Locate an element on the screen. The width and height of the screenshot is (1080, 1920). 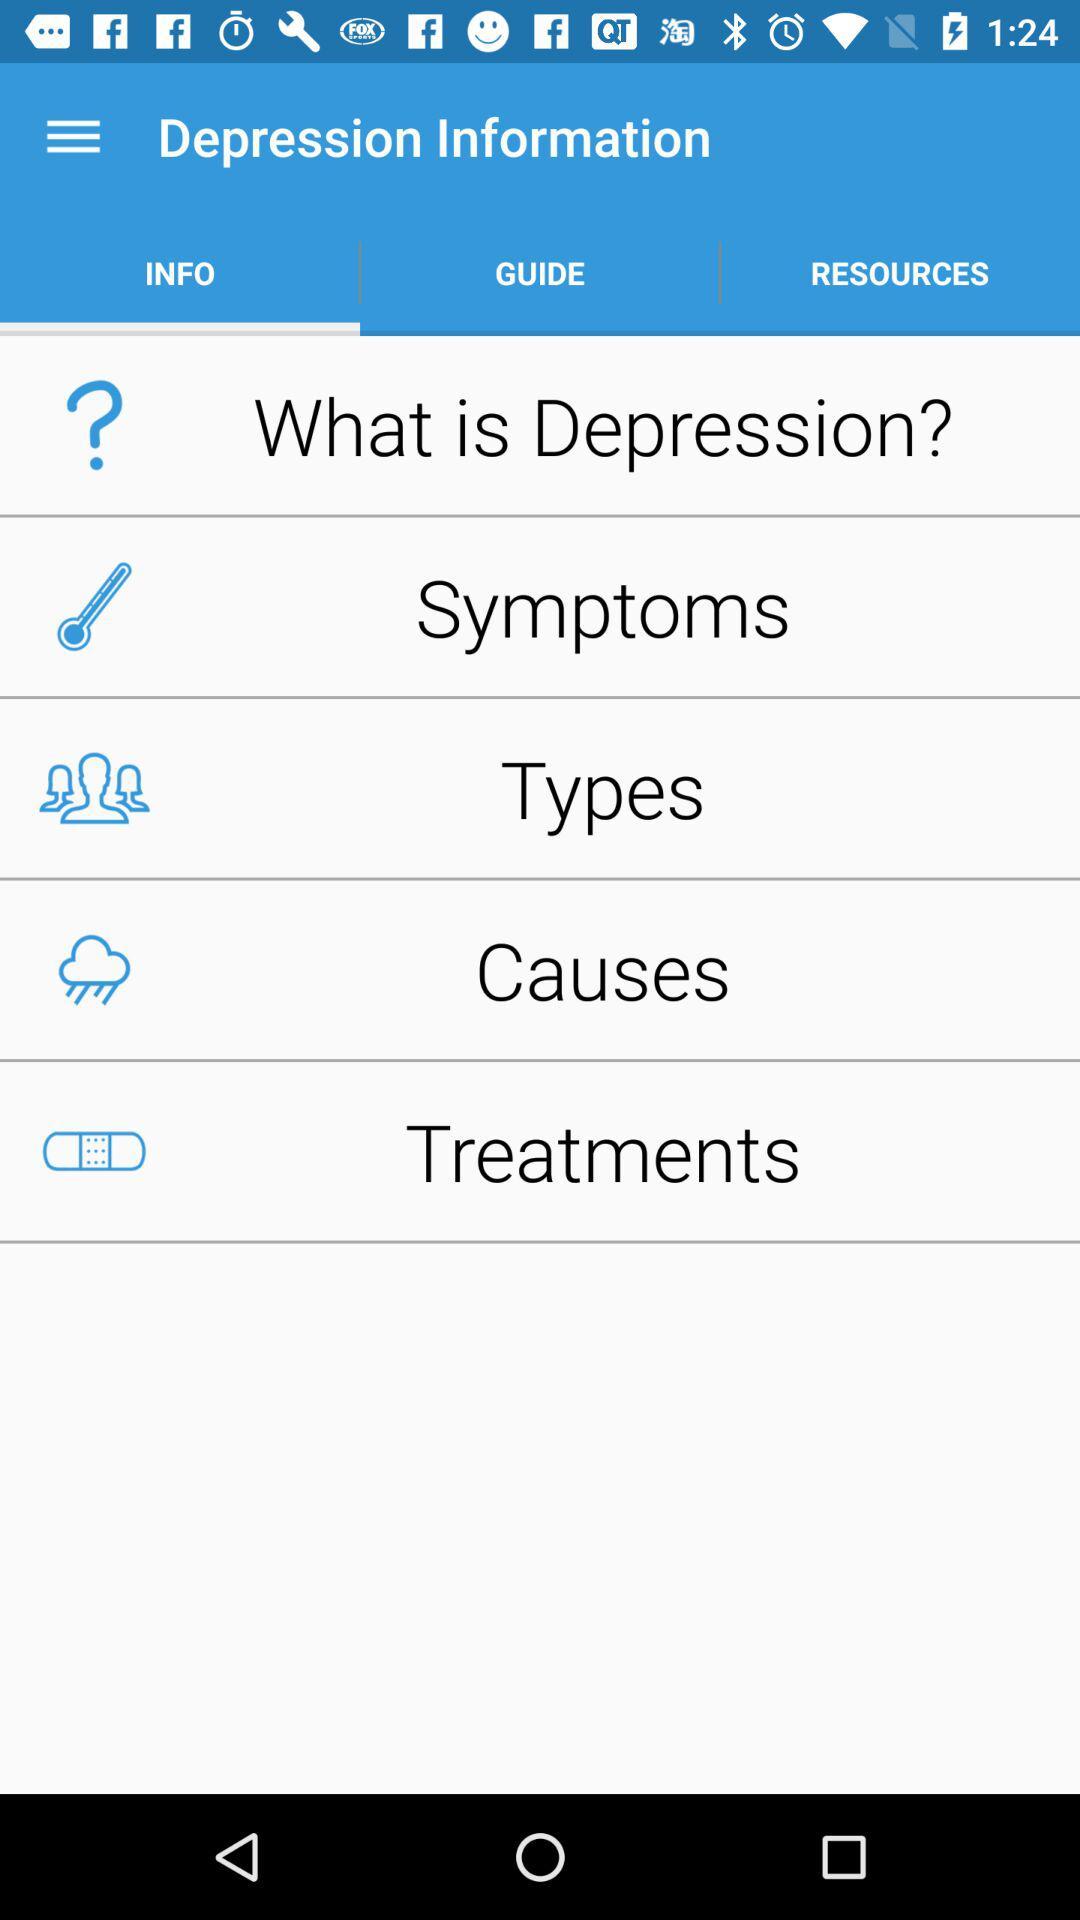
app next to guide icon is located at coordinates (180, 272).